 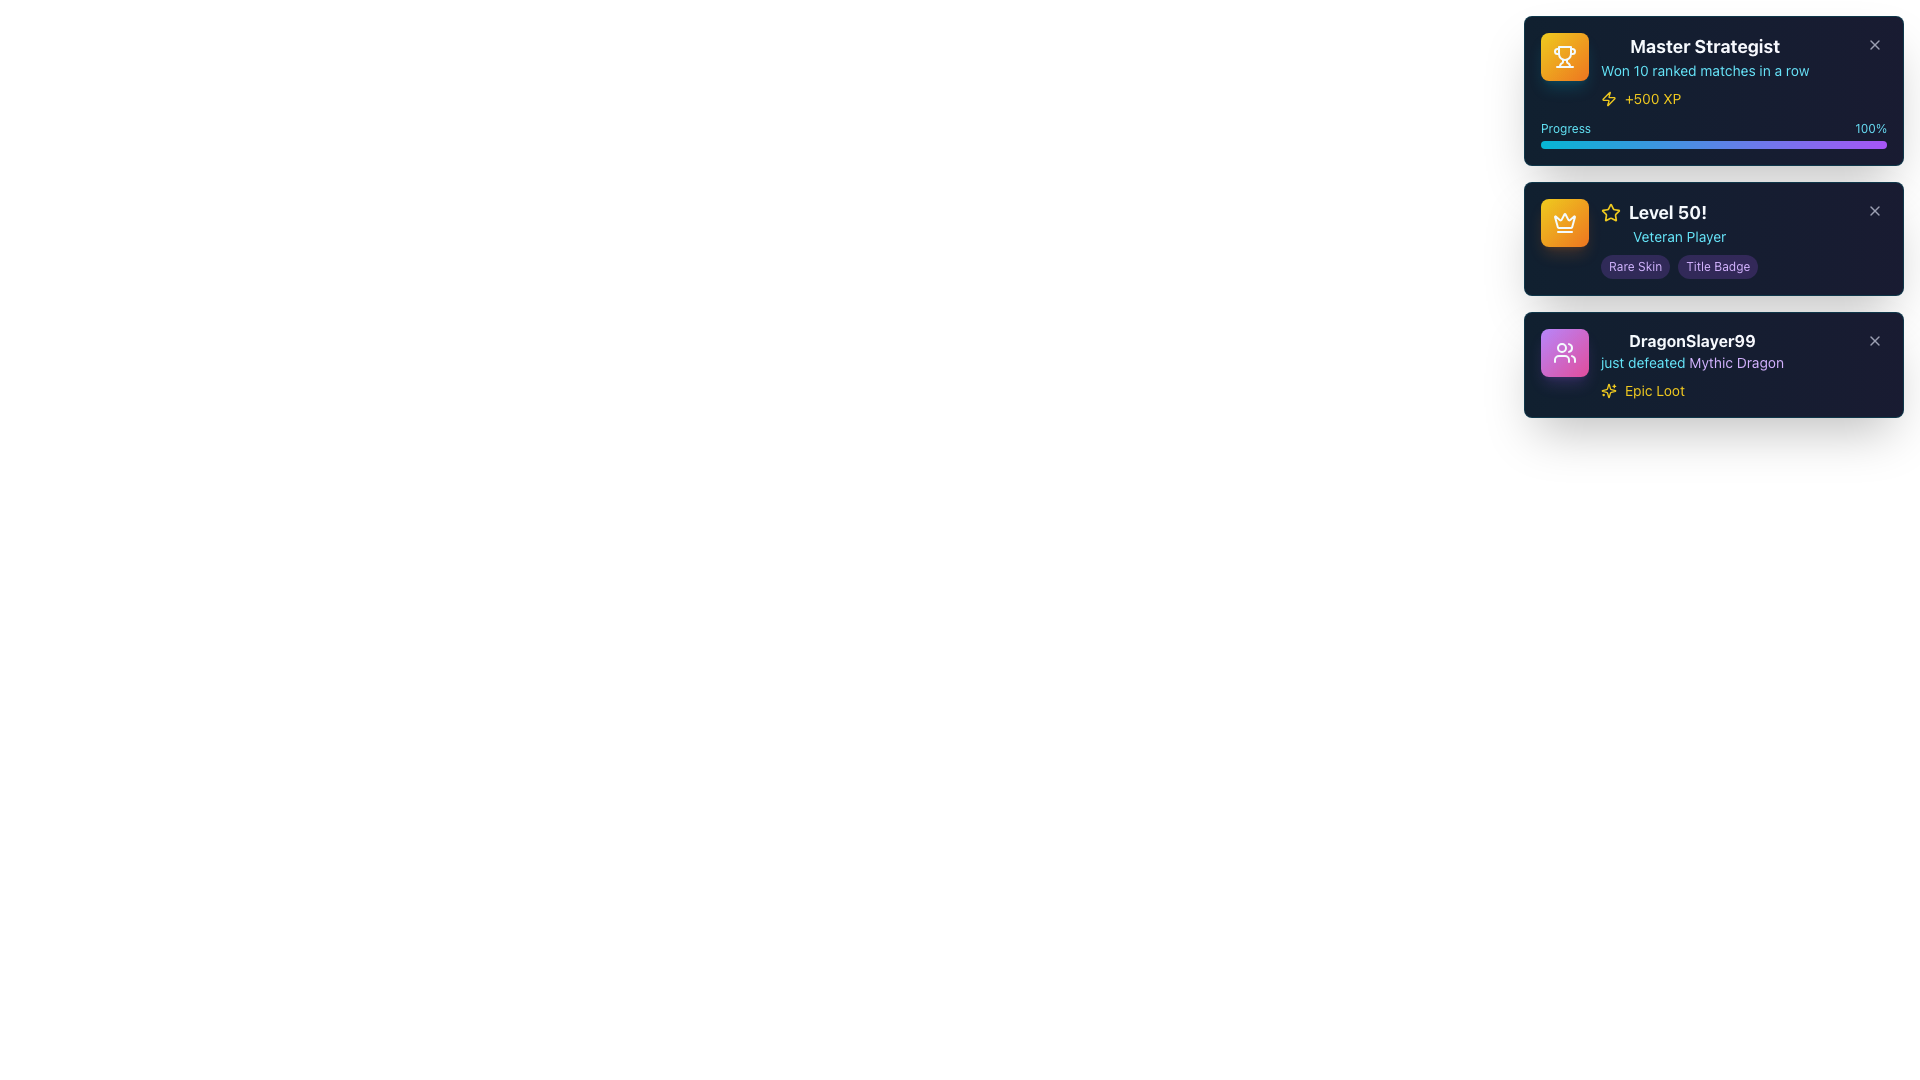 What do you see at coordinates (1563, 220) in the screenshot?
I see `the orange crown emblem icon associated with the 'Level 50!' title and 'Veteran Player' caption located in the second notification card from the top in the right-hand column` at bounding box center [1563, 220].